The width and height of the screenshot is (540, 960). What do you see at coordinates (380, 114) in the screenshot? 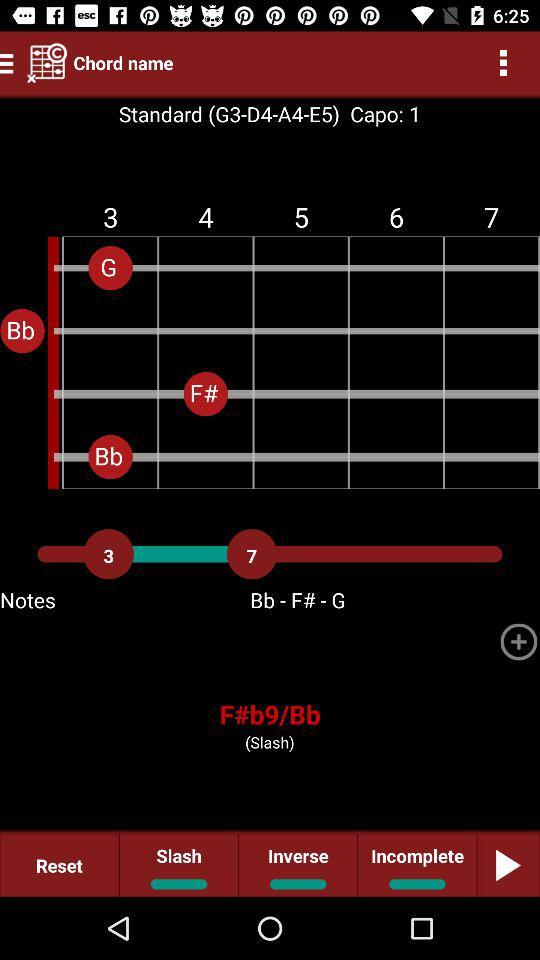
I see `the   capo: 1` at bounding box center [380, 114].